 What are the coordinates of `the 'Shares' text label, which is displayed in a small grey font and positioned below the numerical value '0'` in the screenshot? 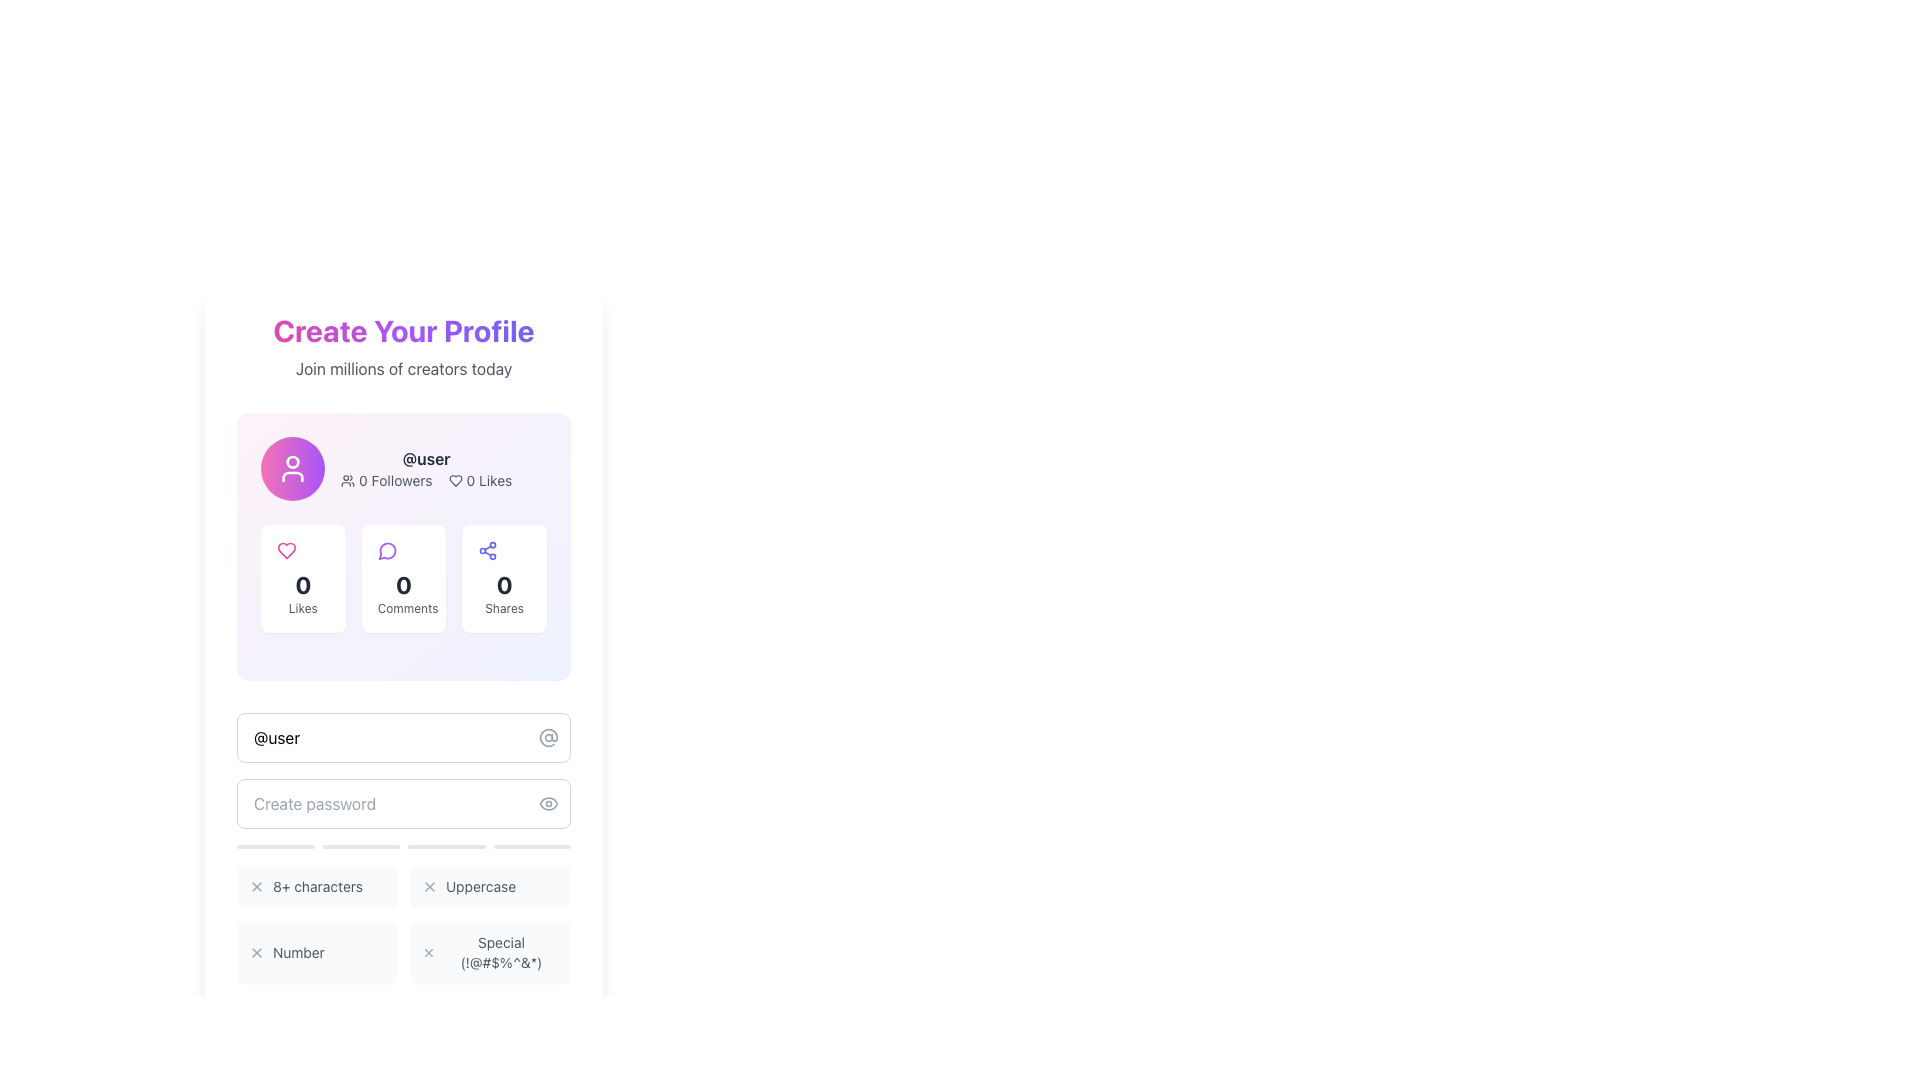 It's located at (504, 608).